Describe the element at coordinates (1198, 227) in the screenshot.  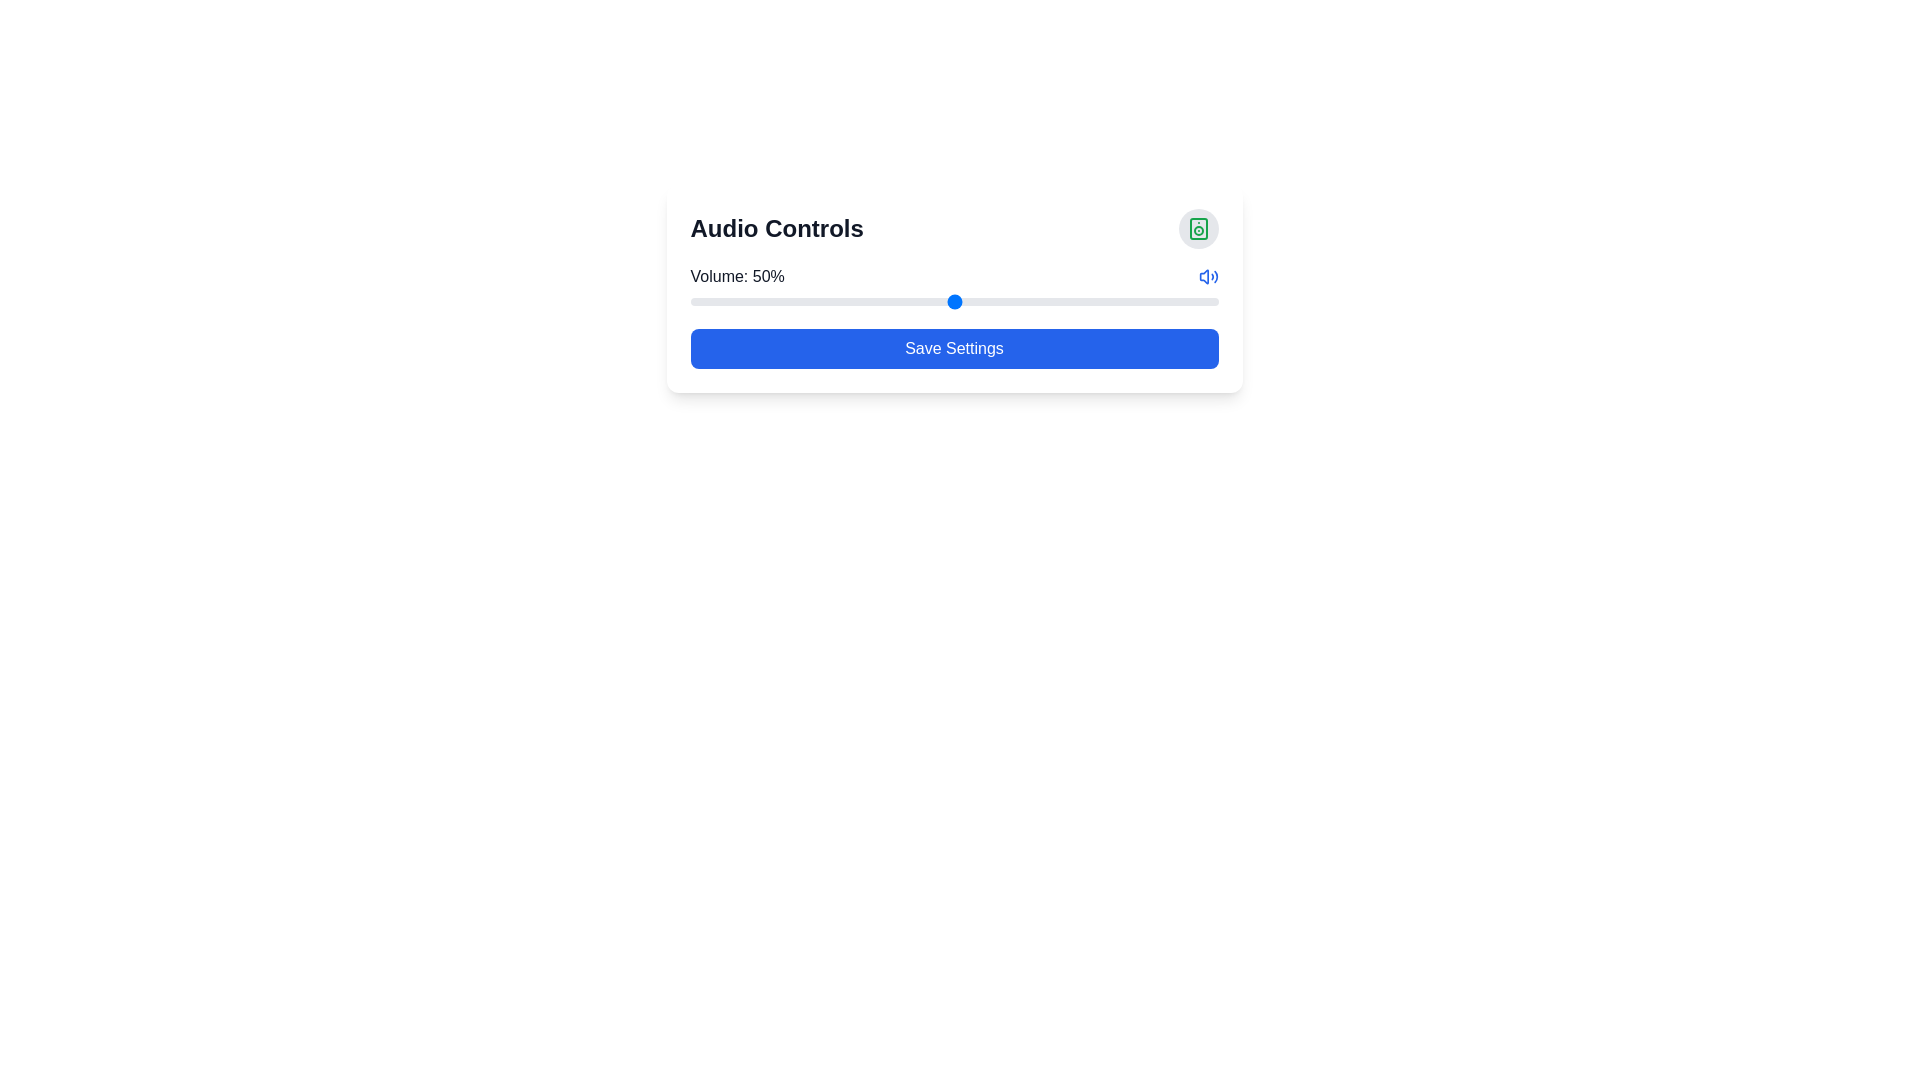
I see `the audio control button located at the far-right side of the 'Audio Controls' section` at that location.